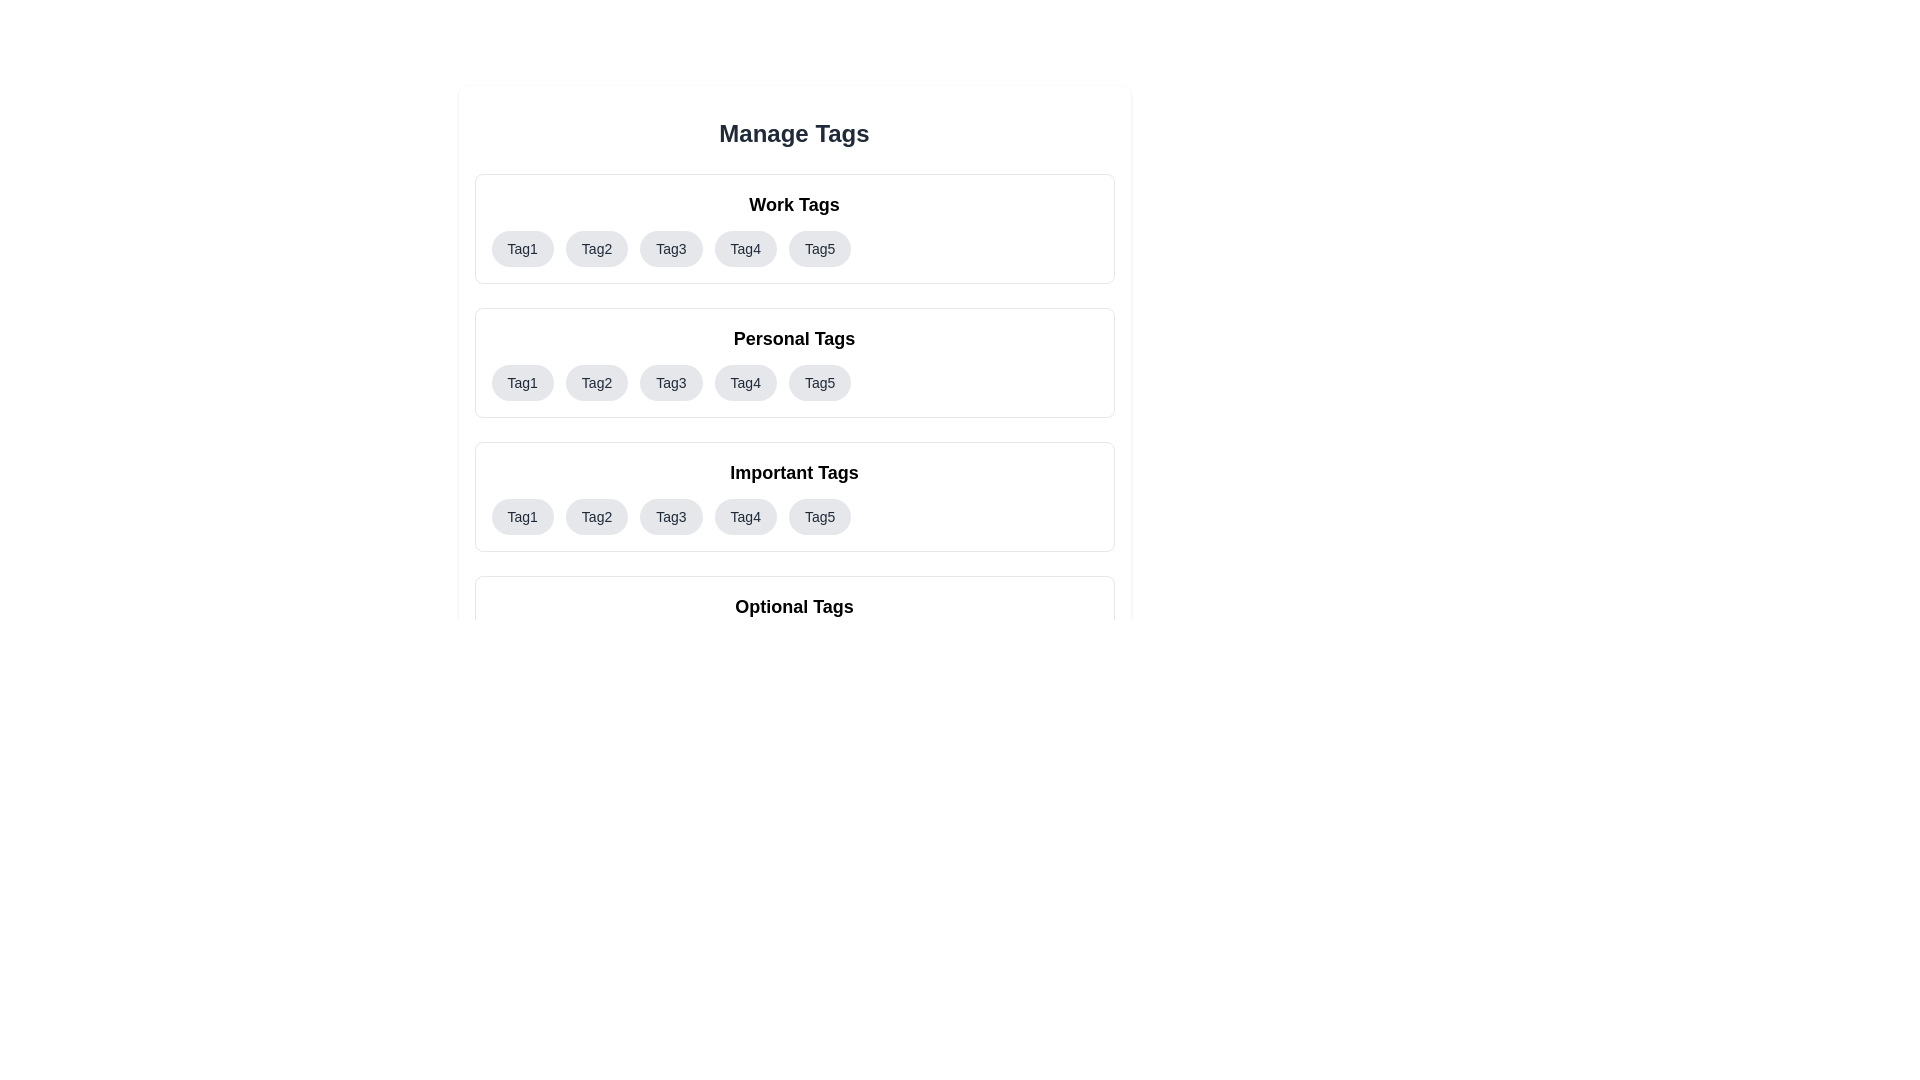 The width and height of the screenshot is (1920, 1080). What do you see at coordinates (820, 382) in the screenshot?
I see `the button-like label with the text 'Tag5'` at bounding box center [820, 382].